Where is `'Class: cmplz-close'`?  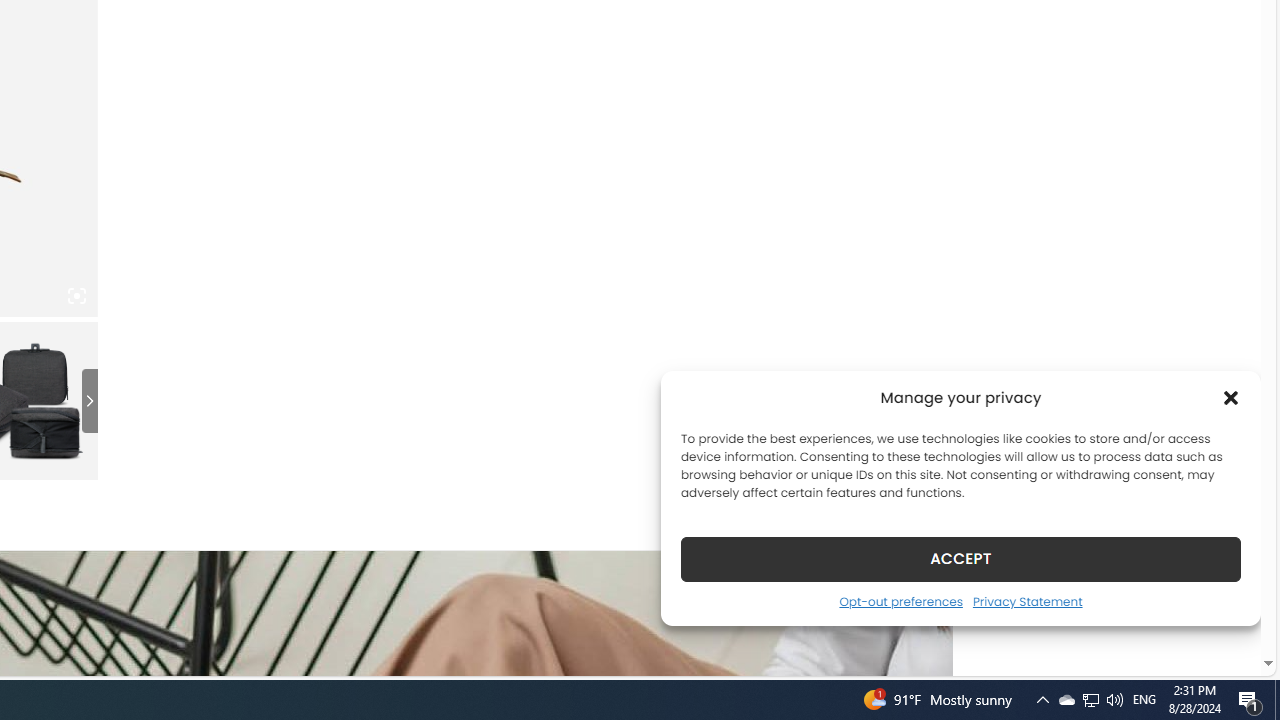 'Class: cmplz-close' is located at coordinates (1230, 397).